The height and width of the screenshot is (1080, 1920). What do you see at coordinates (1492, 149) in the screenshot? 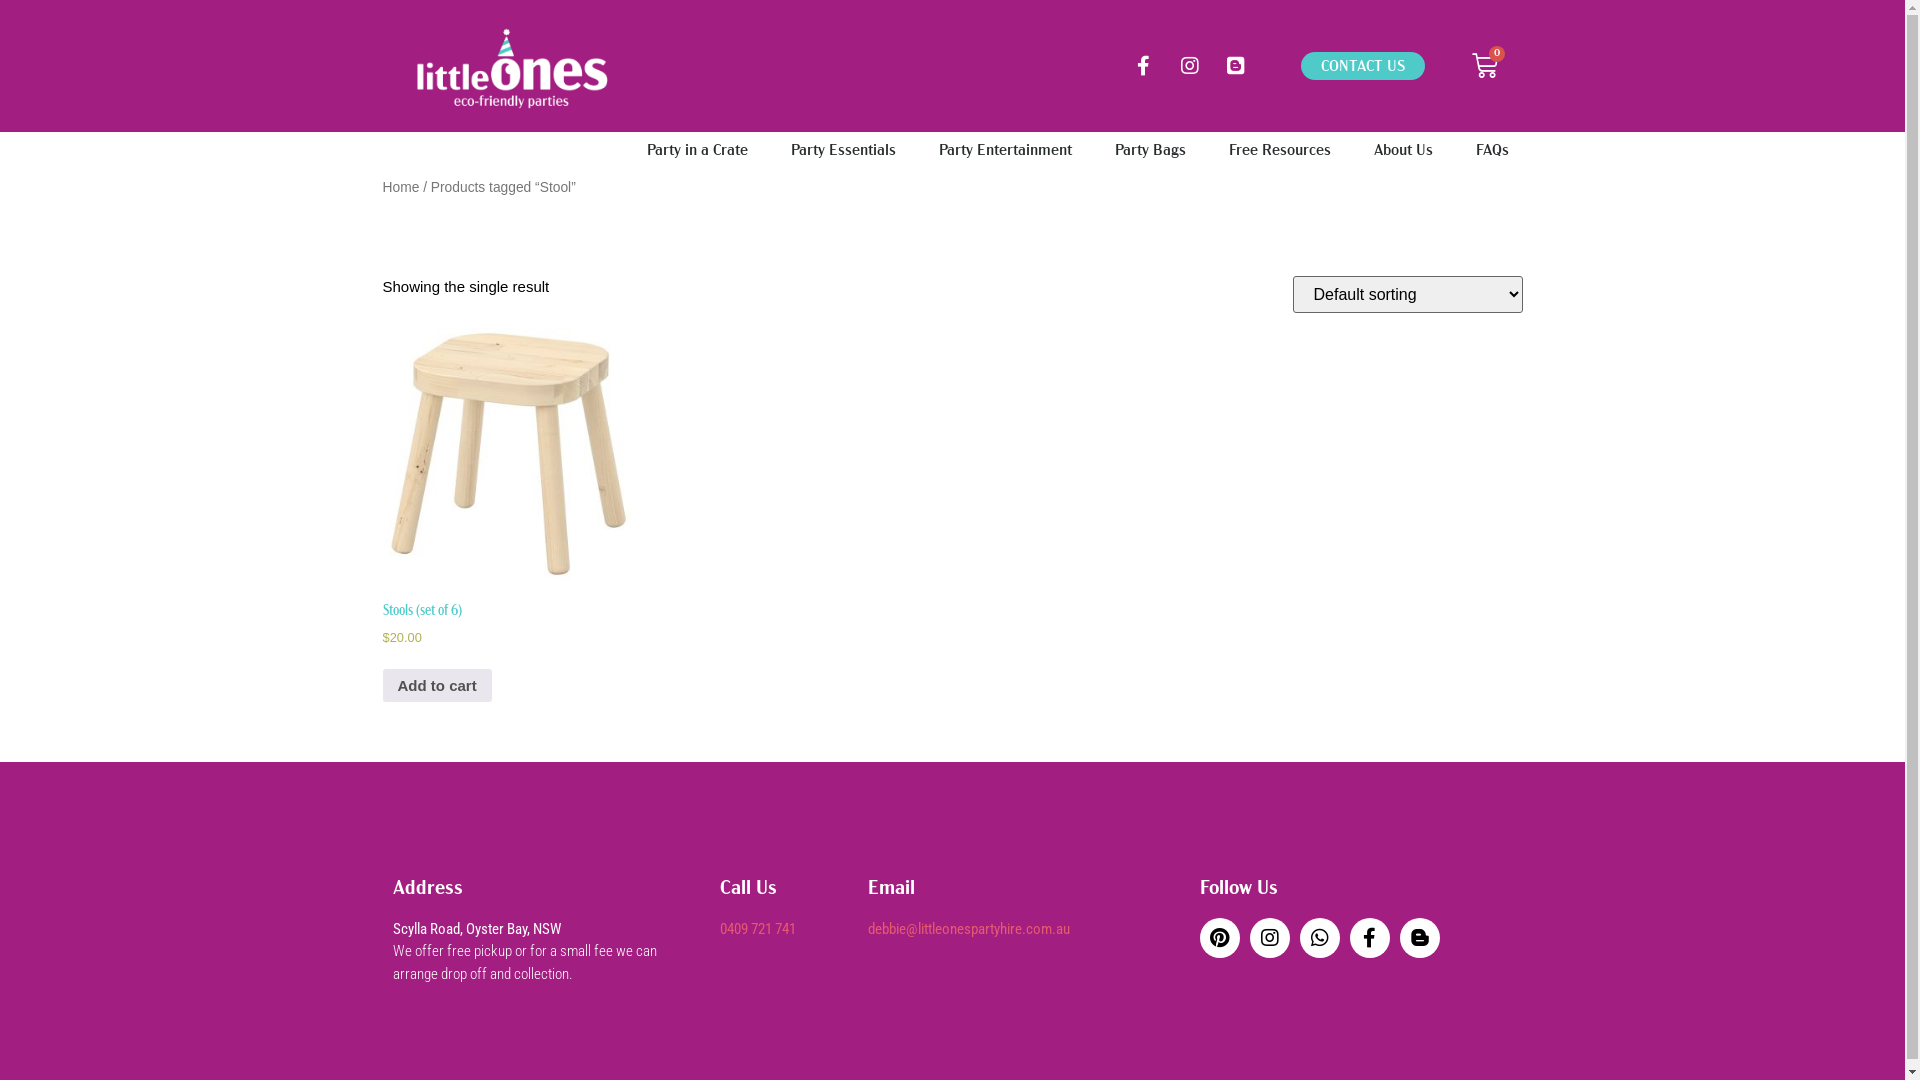
I see `'FAQs'` at bounding box center [1492, 149].